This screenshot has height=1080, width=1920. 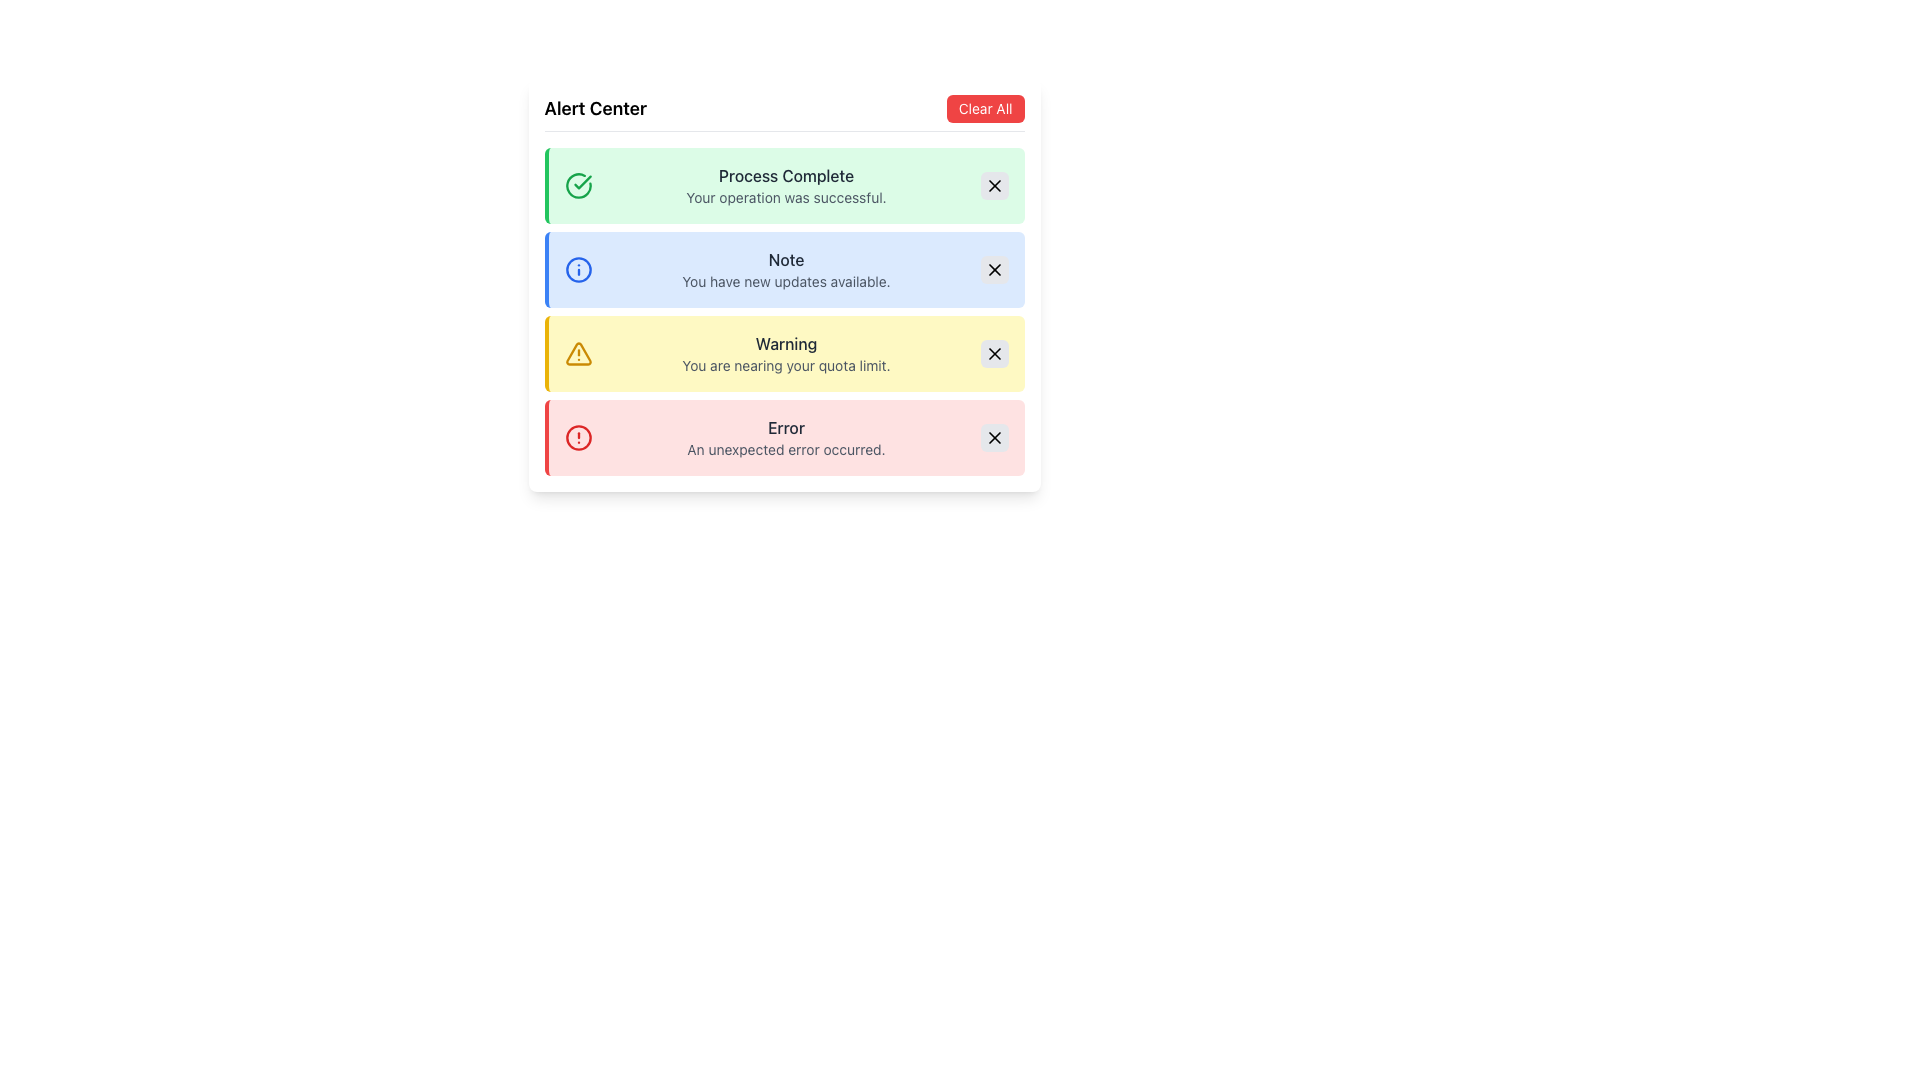 What do you see at coordinates (783, 437) in the screenshot?
I see `the error notification card, which is the fourth in a vertically stacked list of notifications, positioned below the 'Warning' notification` at bounding box center [783, 437].